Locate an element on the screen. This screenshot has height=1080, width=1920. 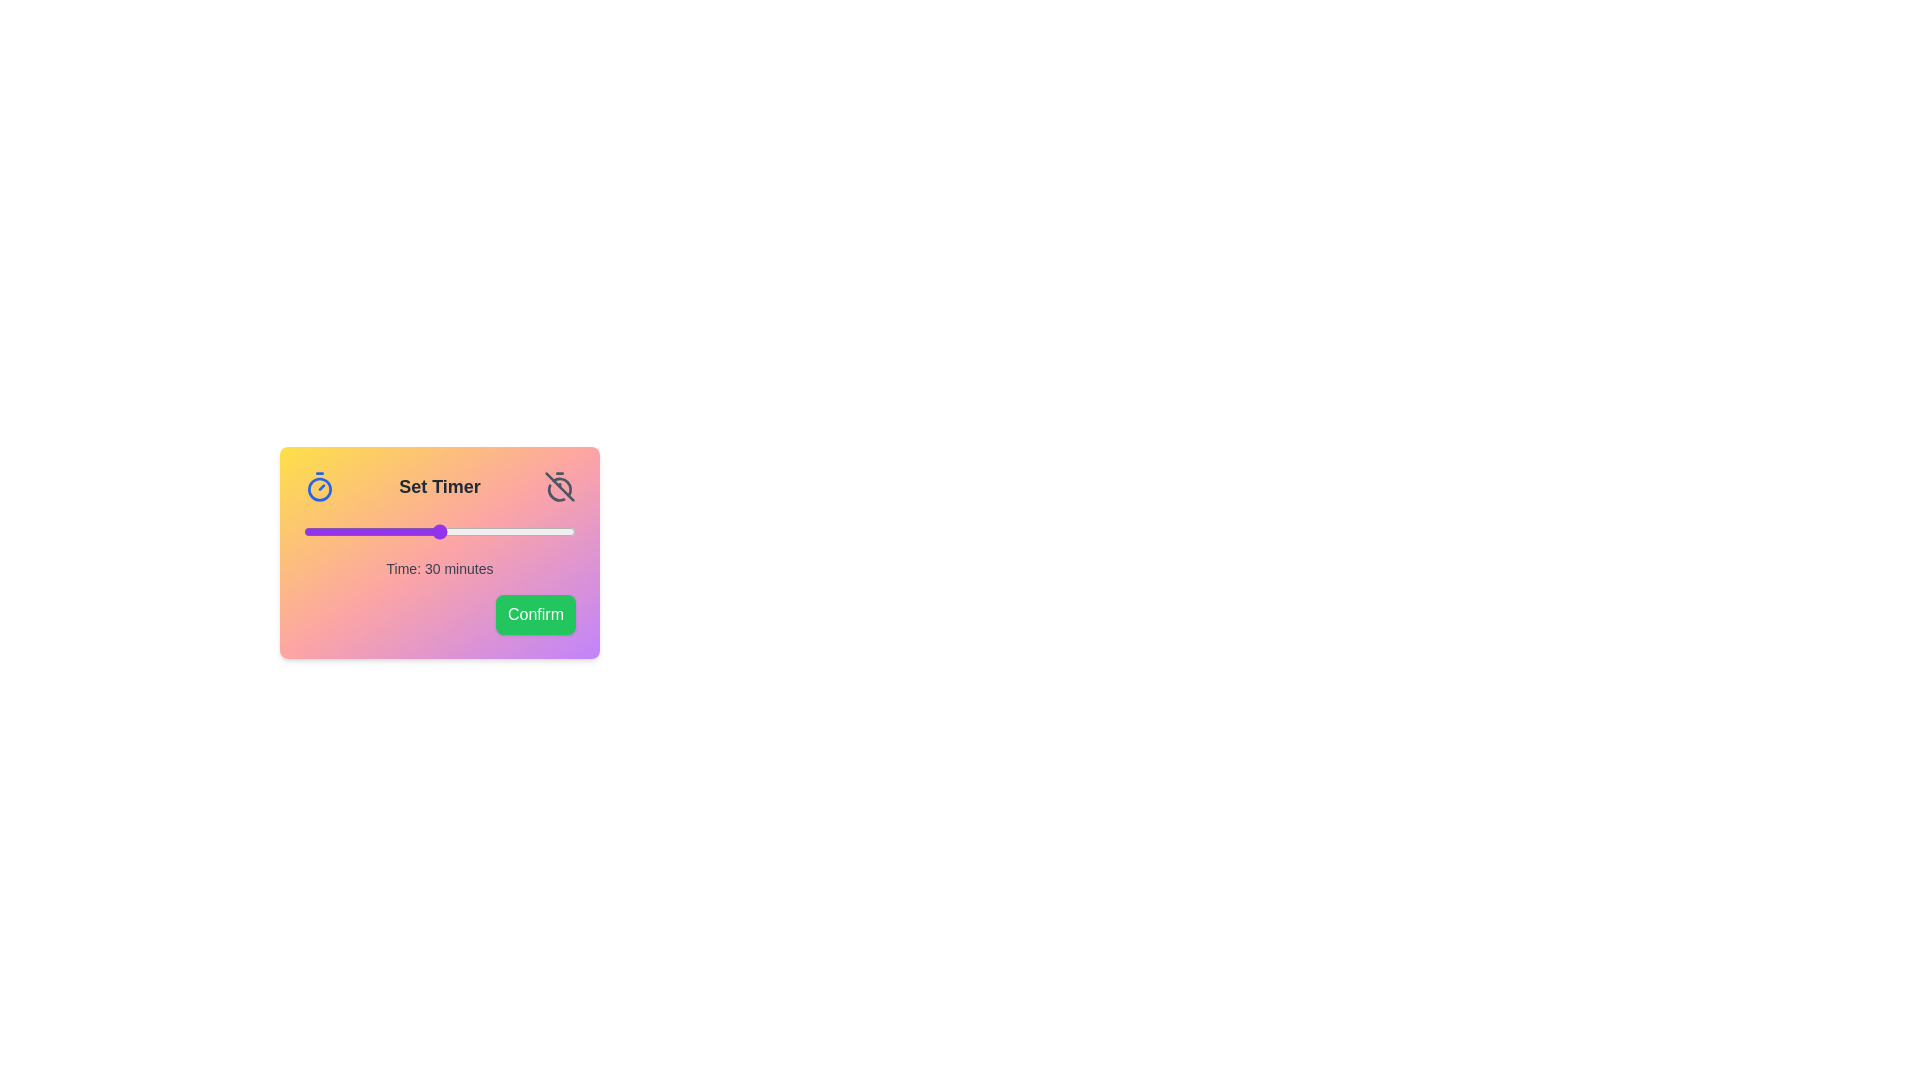
the slider to set the timer to 1 minutes is located at coordinates (307, 531).